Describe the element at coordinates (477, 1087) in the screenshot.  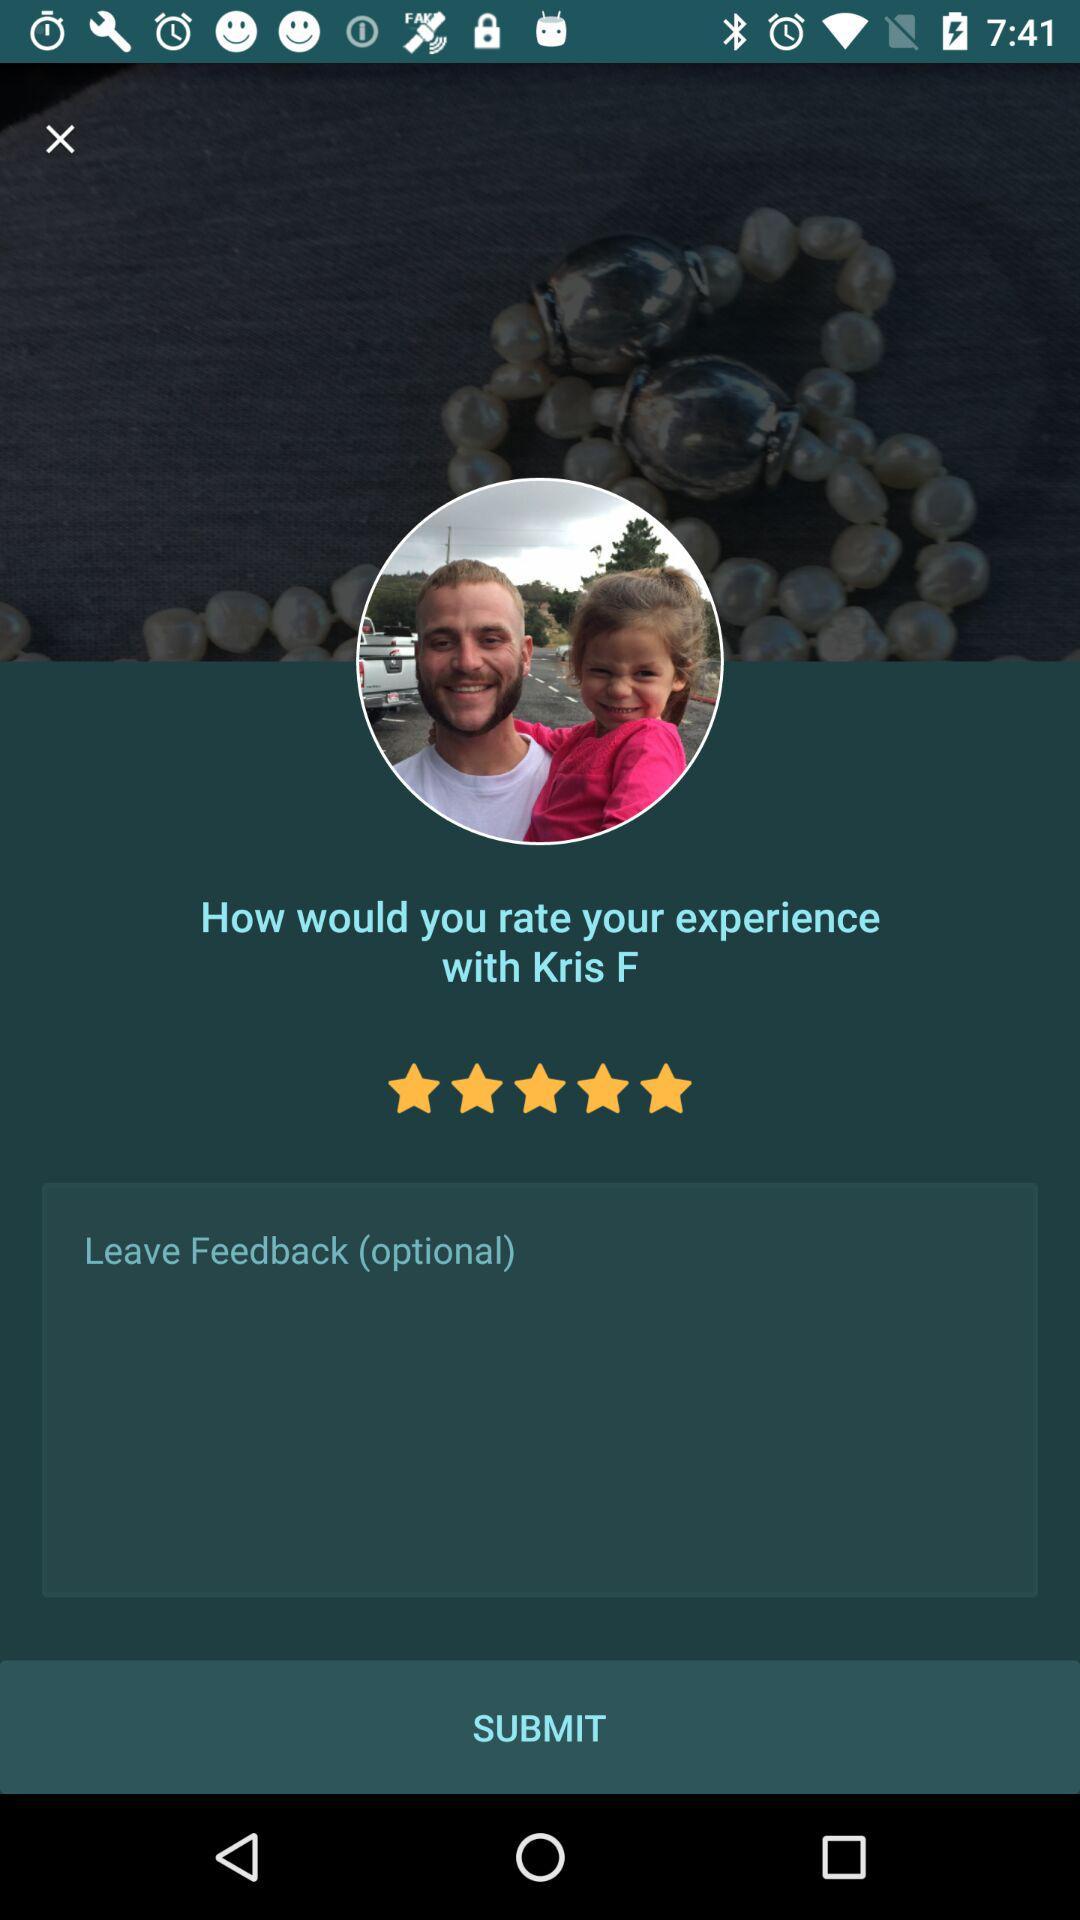
I see `rating` at that location.